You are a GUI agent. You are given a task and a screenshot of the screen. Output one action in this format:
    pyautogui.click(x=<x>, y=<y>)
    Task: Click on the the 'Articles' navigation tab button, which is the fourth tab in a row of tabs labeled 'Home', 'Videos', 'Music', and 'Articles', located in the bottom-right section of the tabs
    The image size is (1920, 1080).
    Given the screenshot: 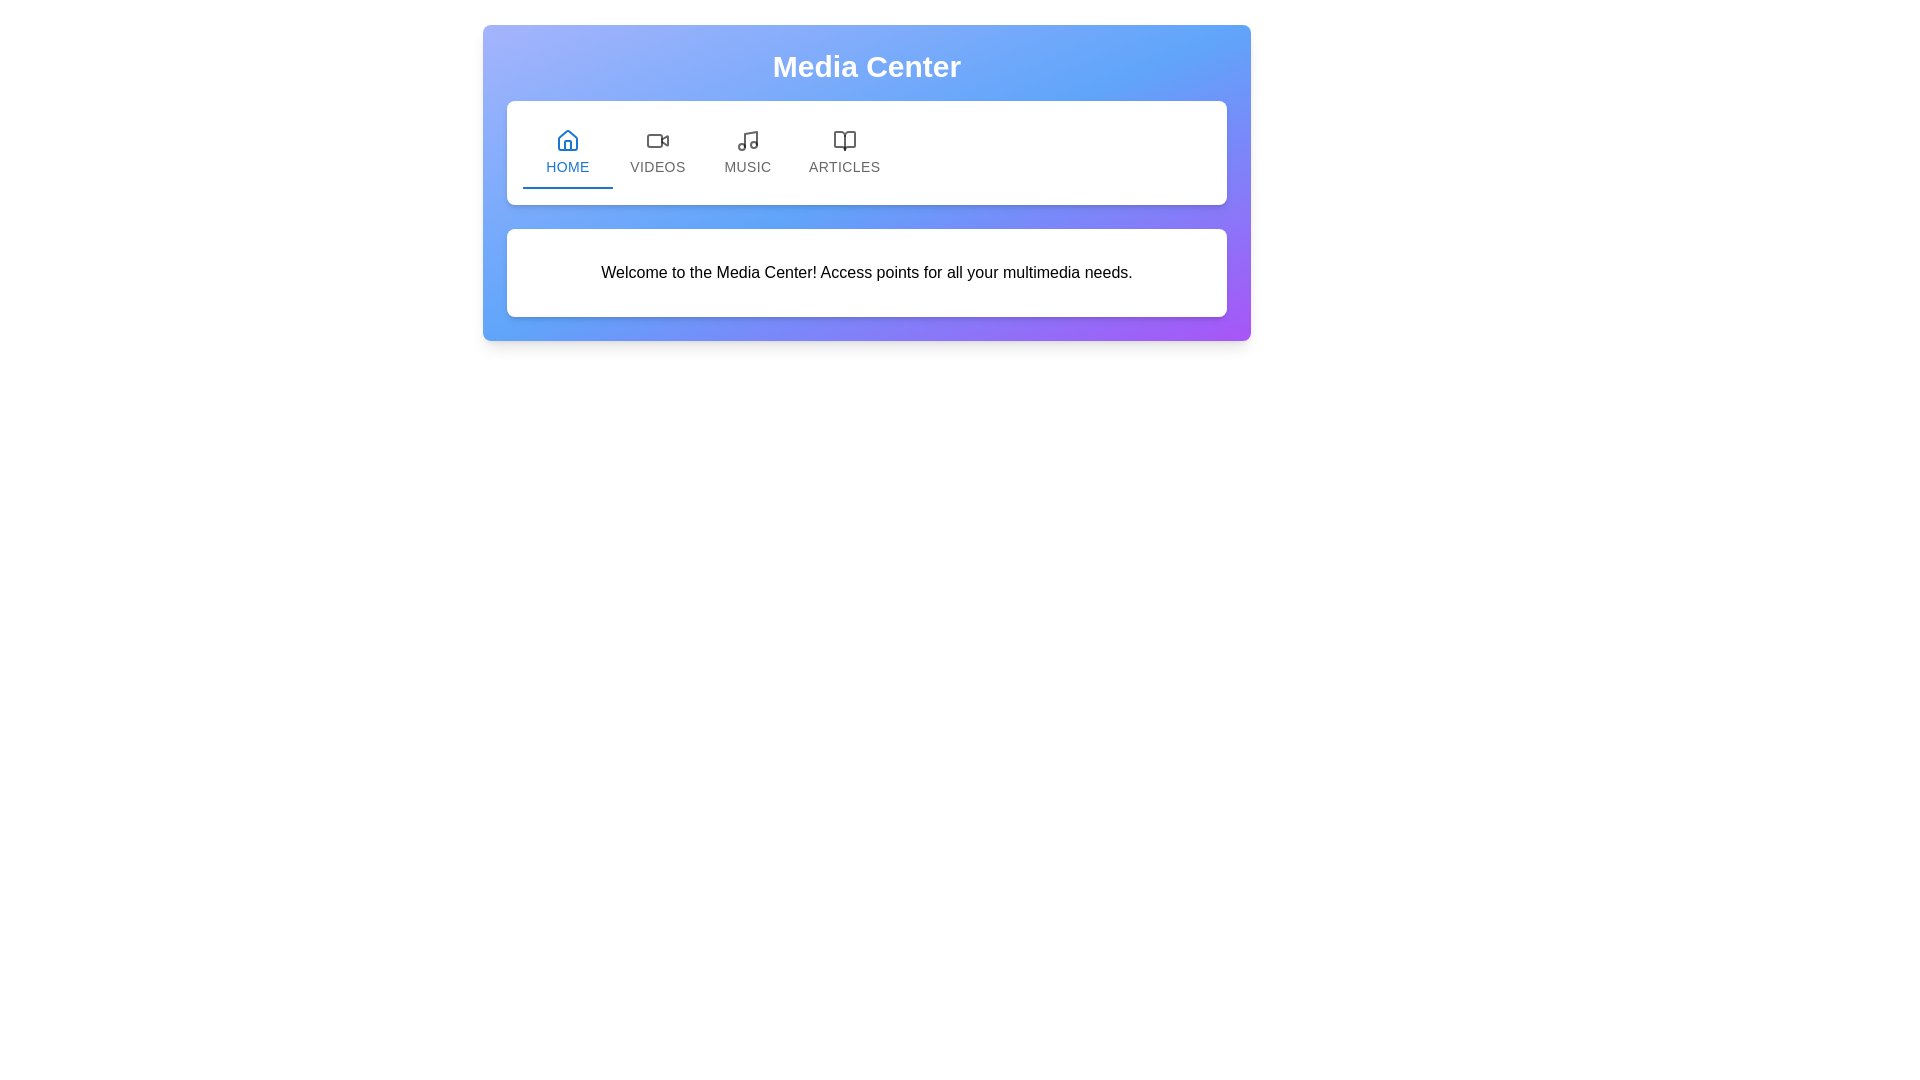 What is the action you would take?
    pyautogui.click(x=844, y=152)
    